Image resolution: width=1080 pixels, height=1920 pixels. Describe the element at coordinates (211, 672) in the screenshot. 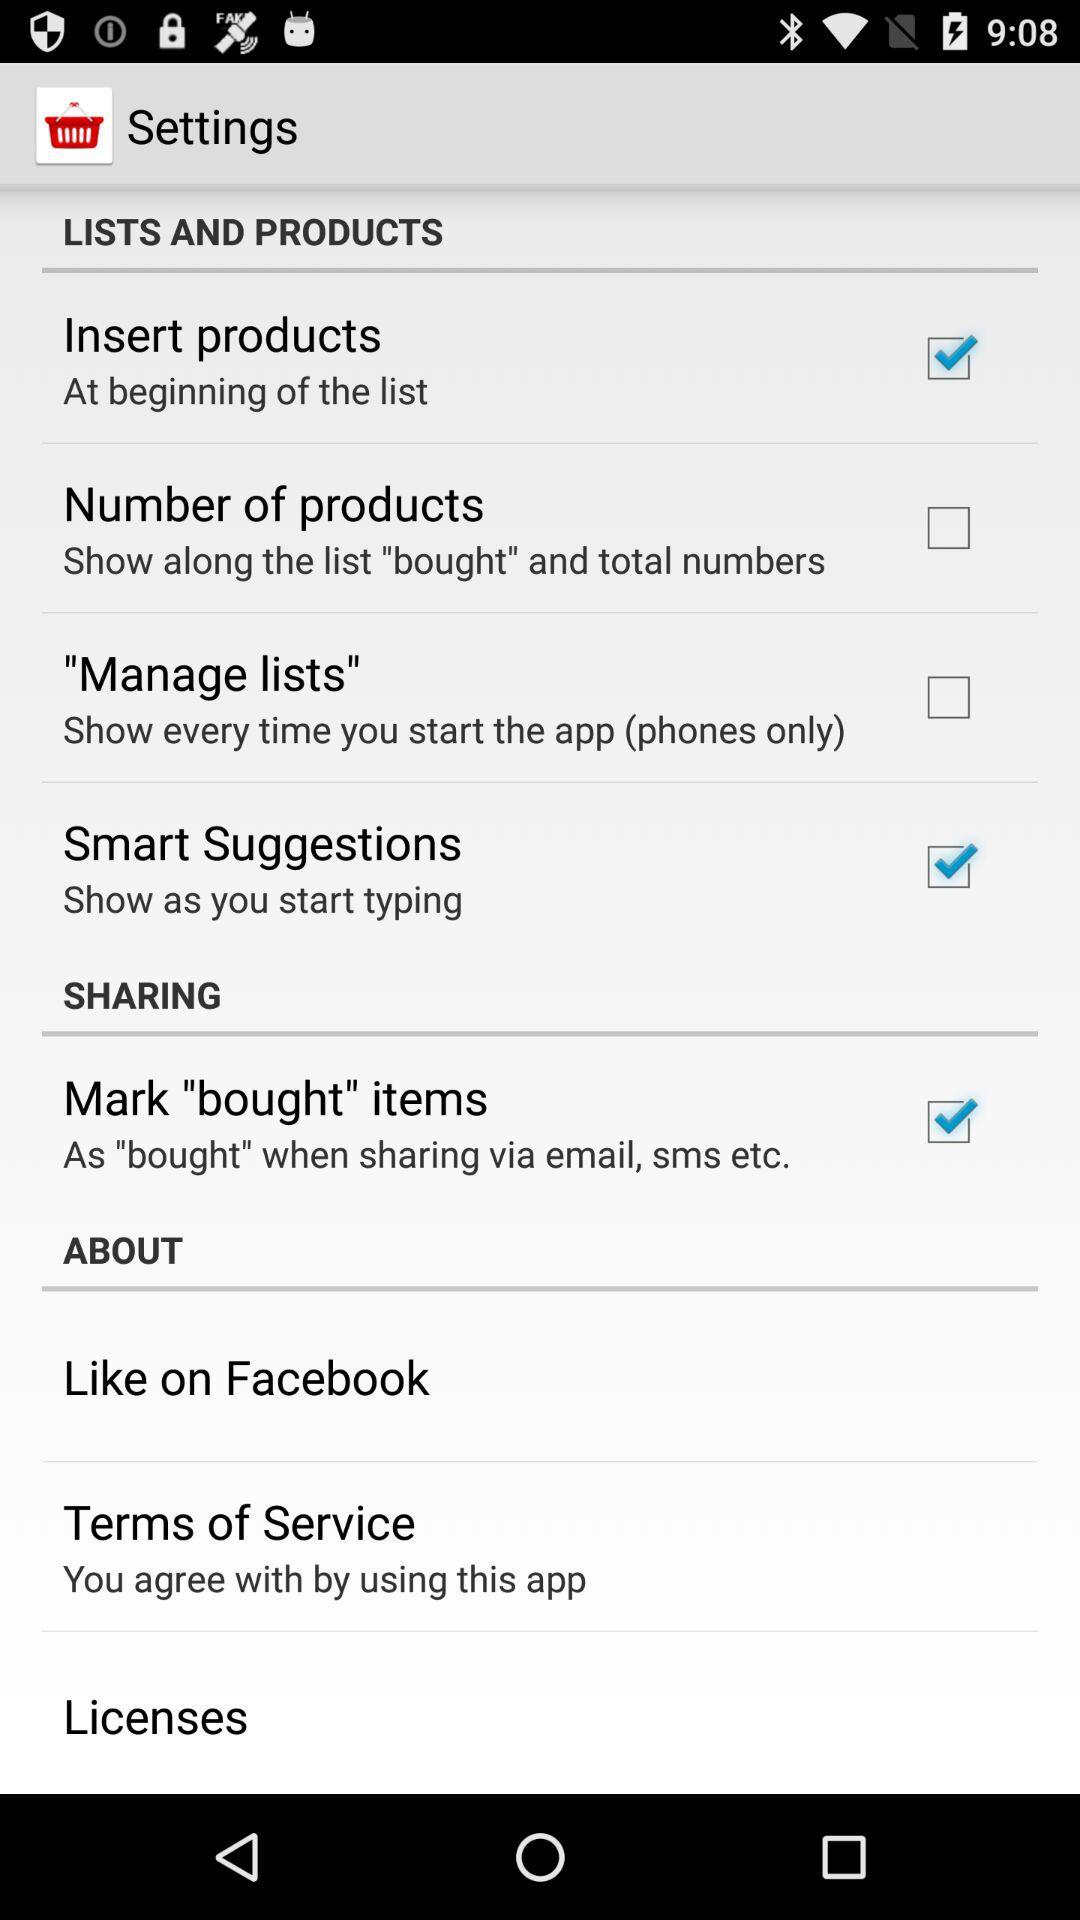

I see `the "manage lists"` at that location.